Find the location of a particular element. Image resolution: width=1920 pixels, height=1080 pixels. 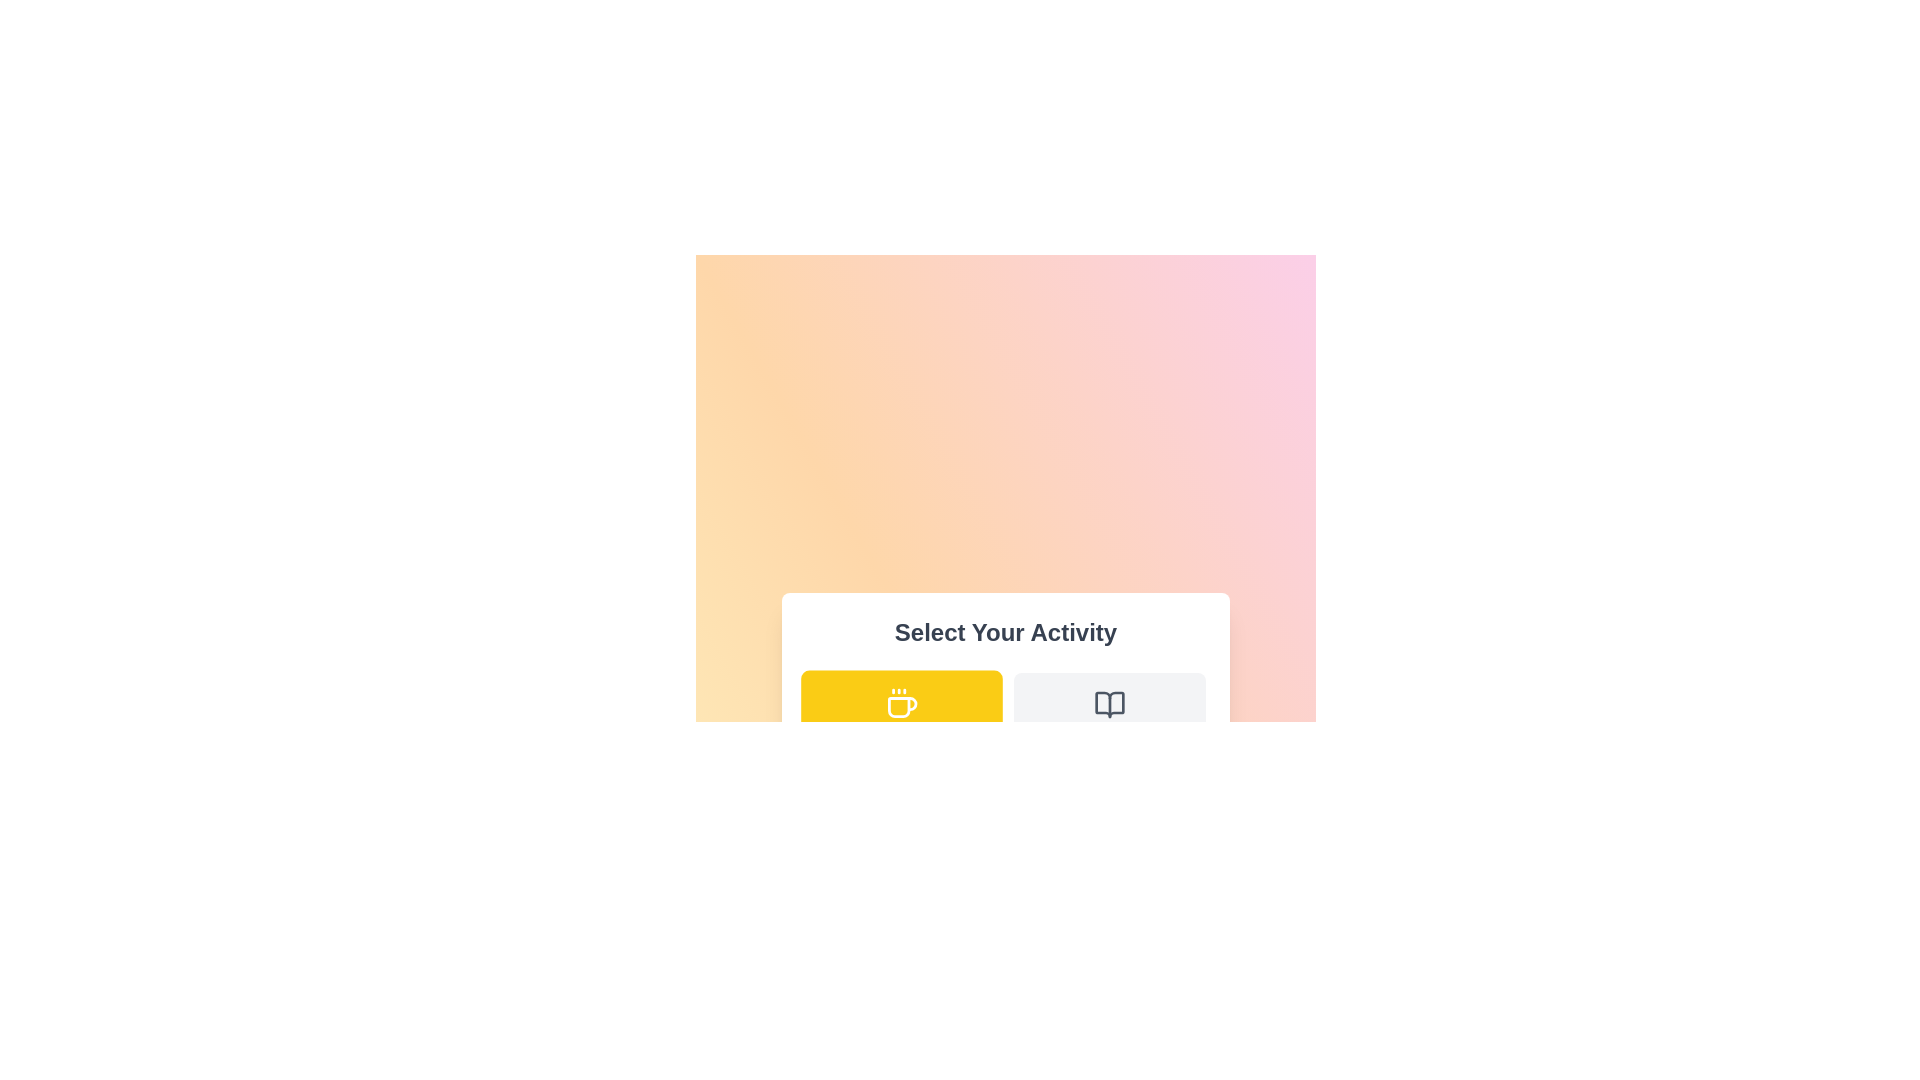

the open book icon located above the 'Reading' title within the rectangular card is located at coordinates (1108, 704).